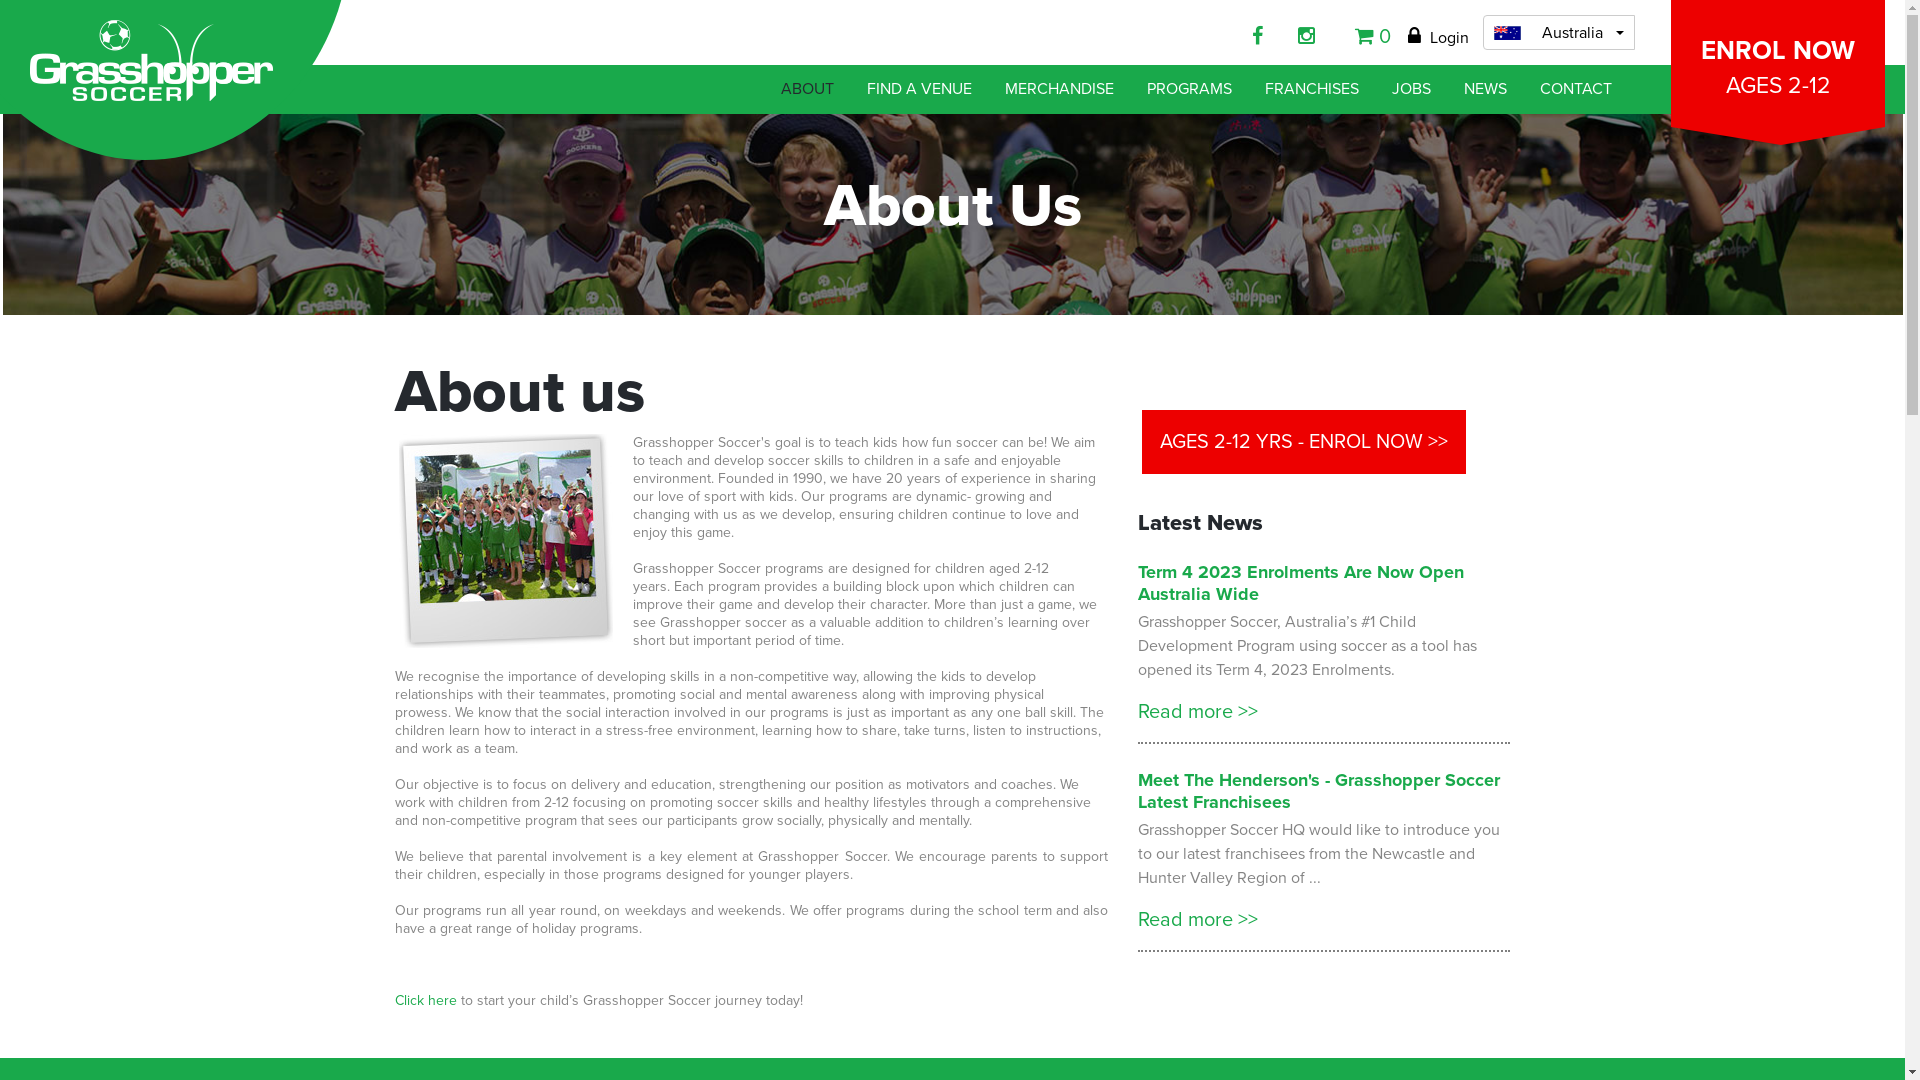  I want to click on 'FRANCHISES', so click(1253, 88).